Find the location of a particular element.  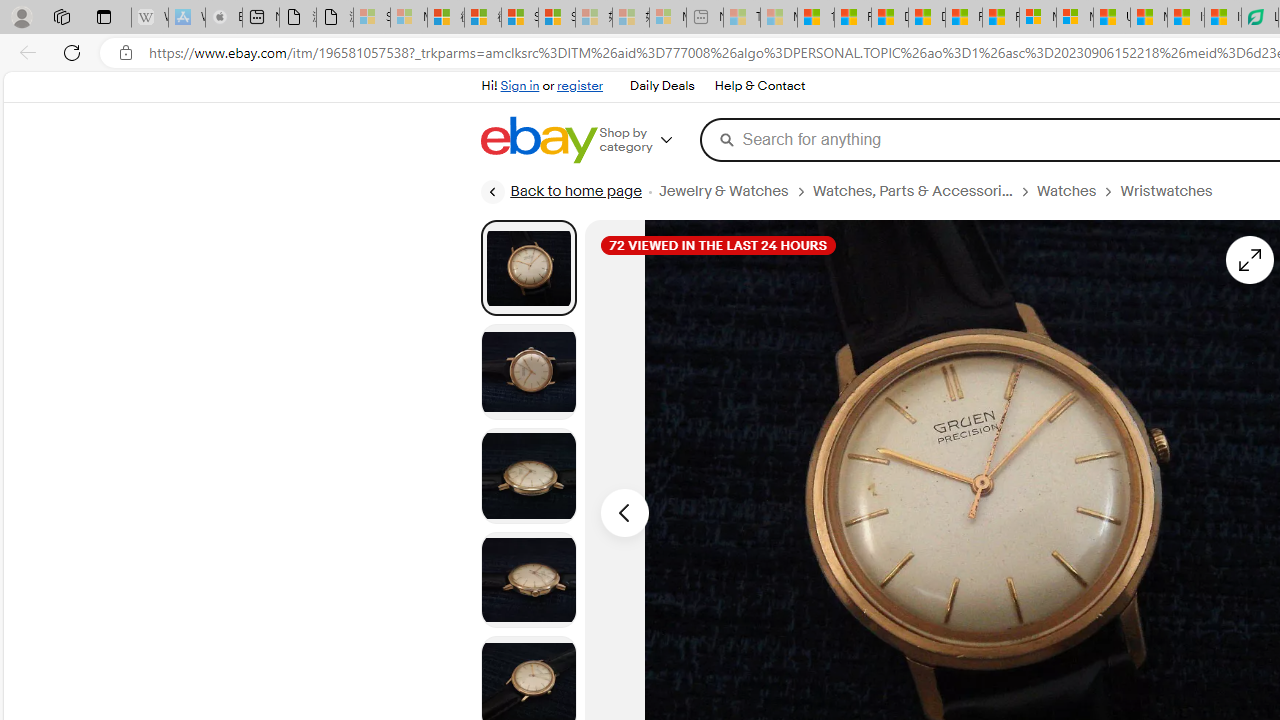

'Picture 2 of 8' is located at coordinates (528, 371).